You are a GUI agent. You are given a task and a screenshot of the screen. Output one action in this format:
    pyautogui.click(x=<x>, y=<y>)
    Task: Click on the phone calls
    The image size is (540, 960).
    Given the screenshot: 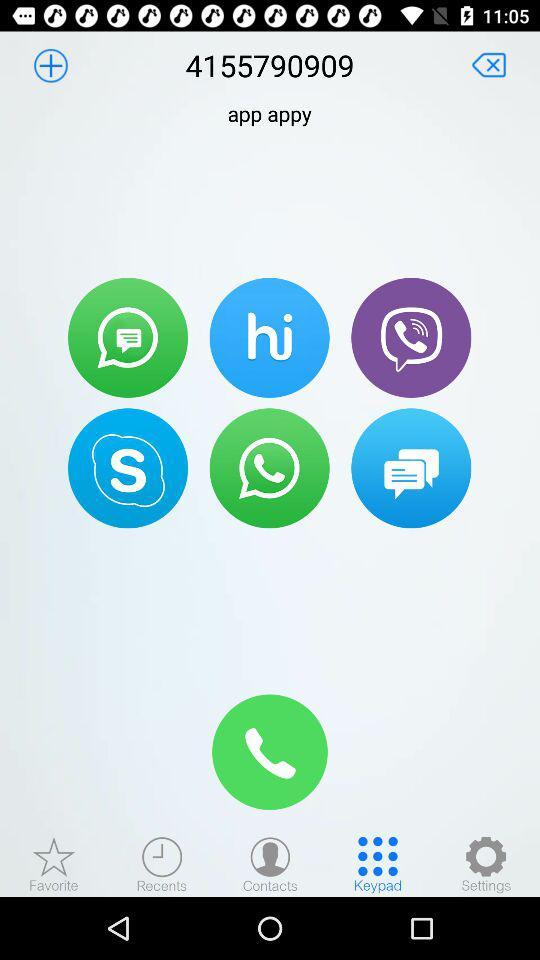 What is the action you would take?
    pyautogui.click(x=410, y=337)
    